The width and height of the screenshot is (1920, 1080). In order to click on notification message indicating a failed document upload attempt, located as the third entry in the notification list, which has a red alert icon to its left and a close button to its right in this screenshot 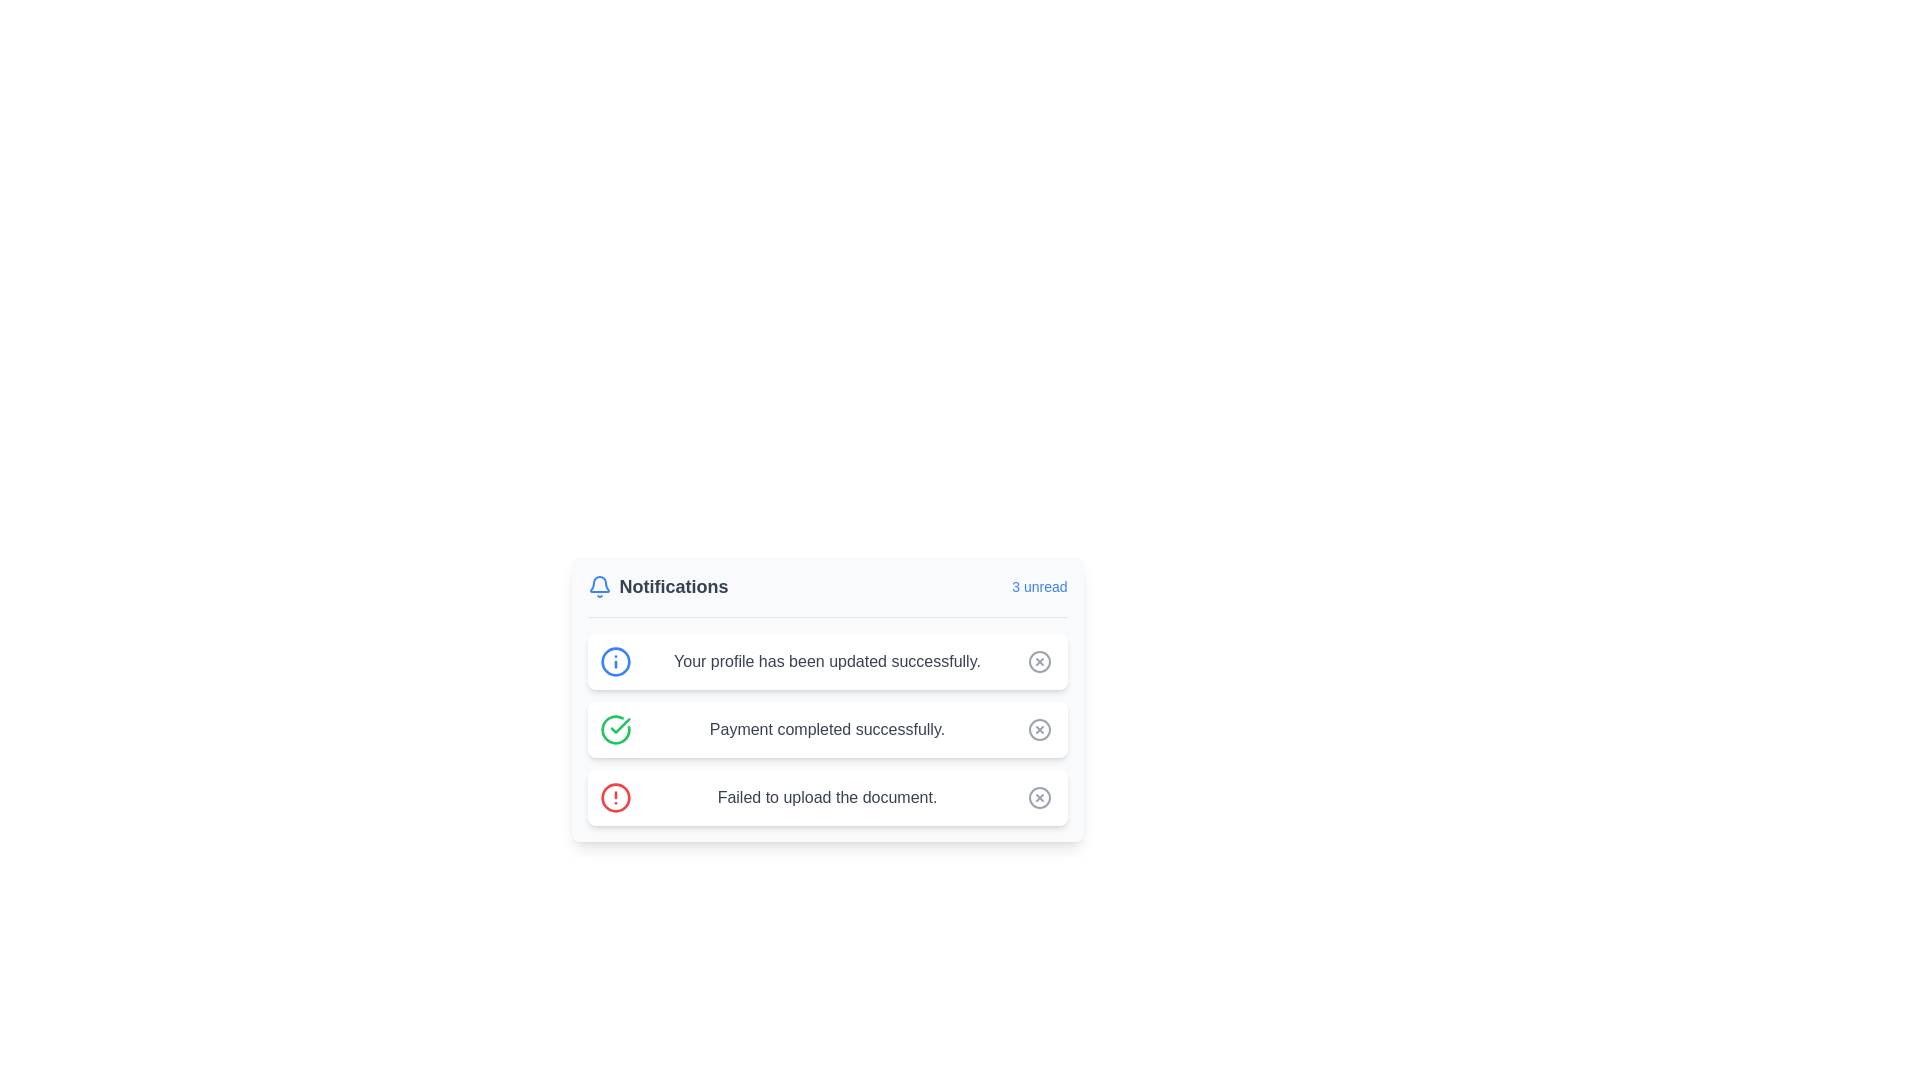, I will do `click(827, 797)`.